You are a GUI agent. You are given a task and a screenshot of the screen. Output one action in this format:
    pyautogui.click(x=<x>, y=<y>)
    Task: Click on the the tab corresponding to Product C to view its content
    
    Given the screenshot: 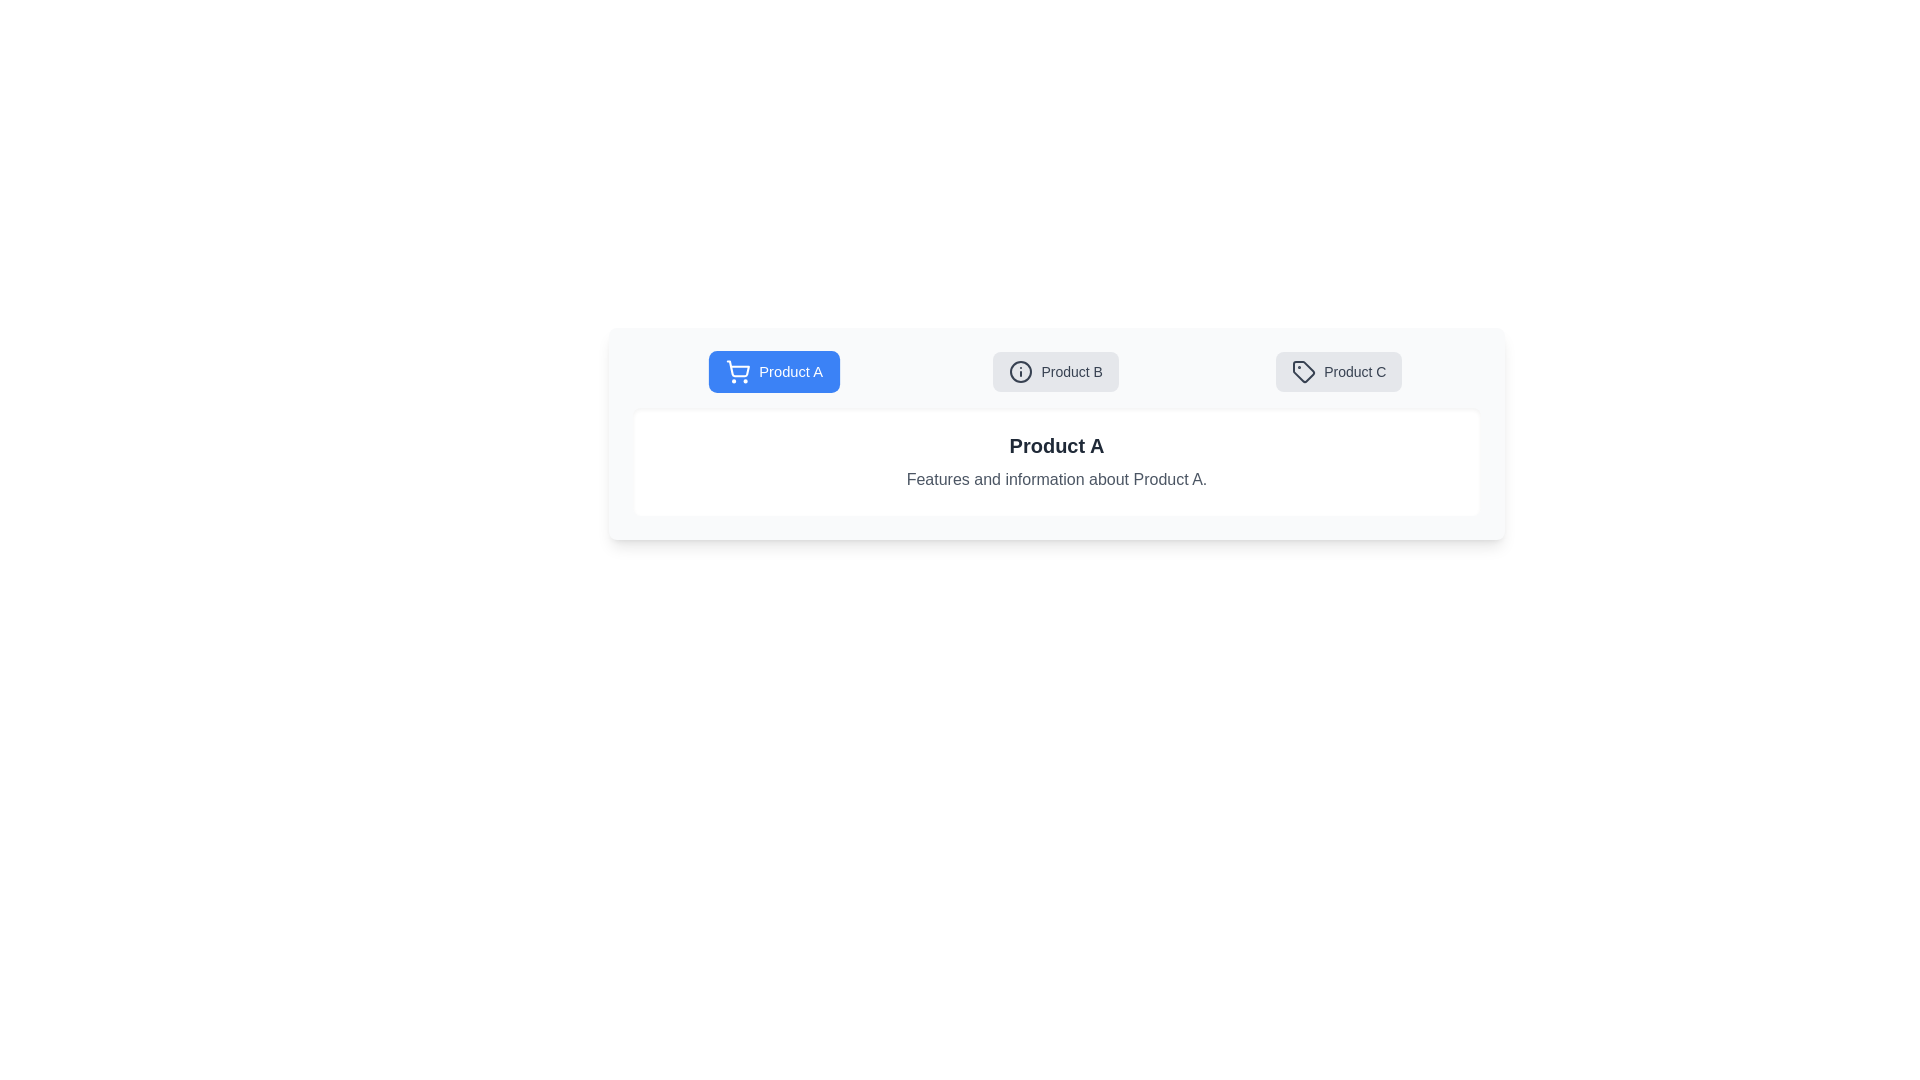 What is the action you would take?
    pyautogui.click(x=1339, y=371)
    